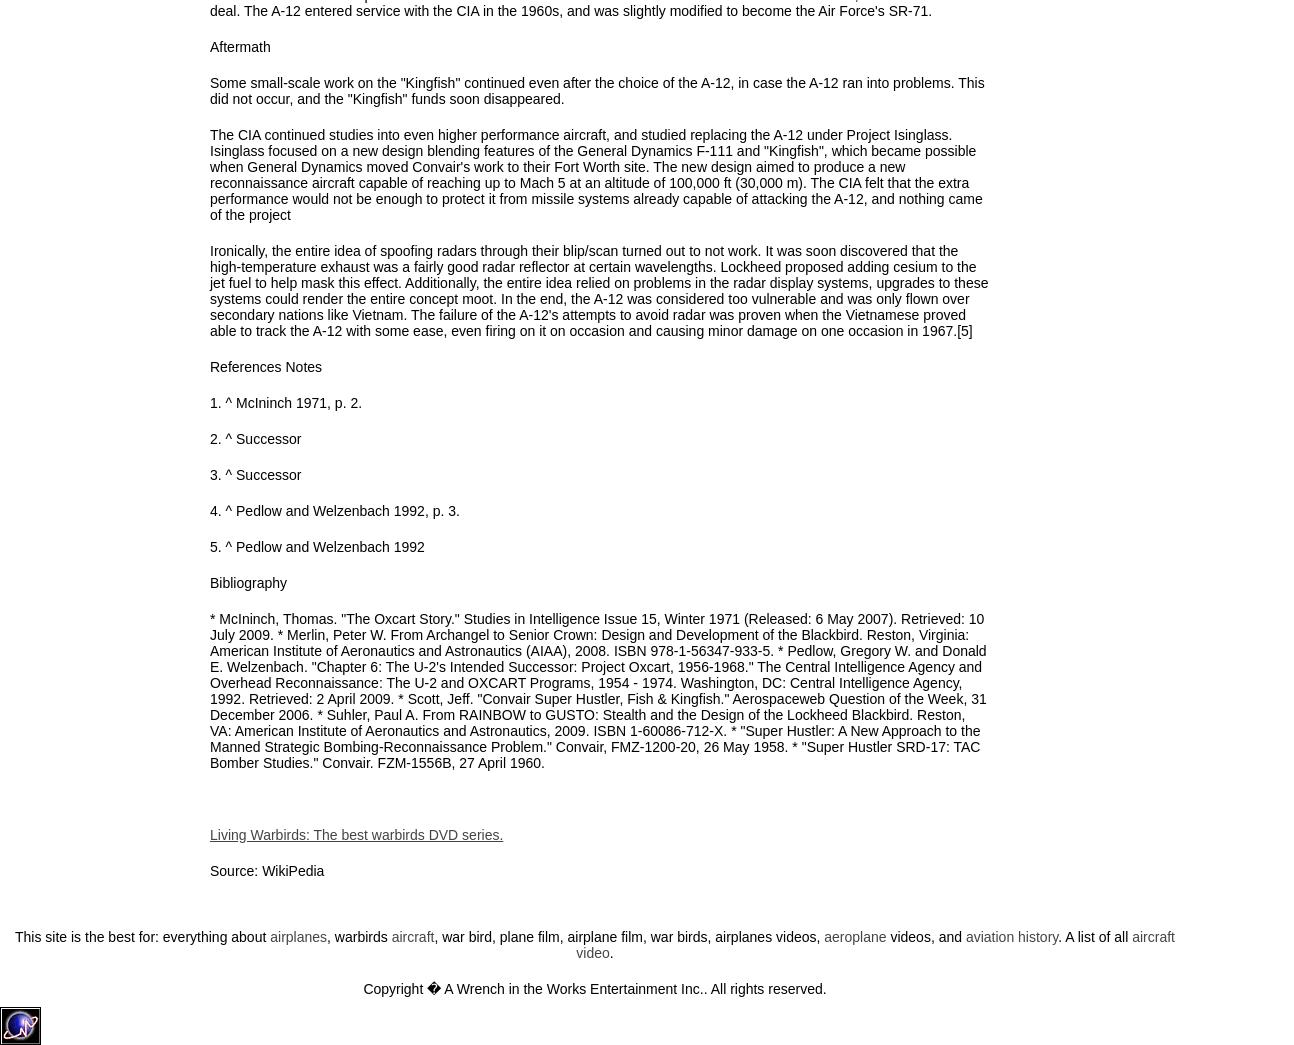 This screenshot has width=1294, height=1045. Describe the element at coordinates (597, 91) in the screenshot. I see `'Some small-scale work on the "Kingfish" continued even after the choice of the A-12, in case the A-12 ran into problems. This did
not occur, and the "Kingfish" funds soon disappeared.'` at that location.